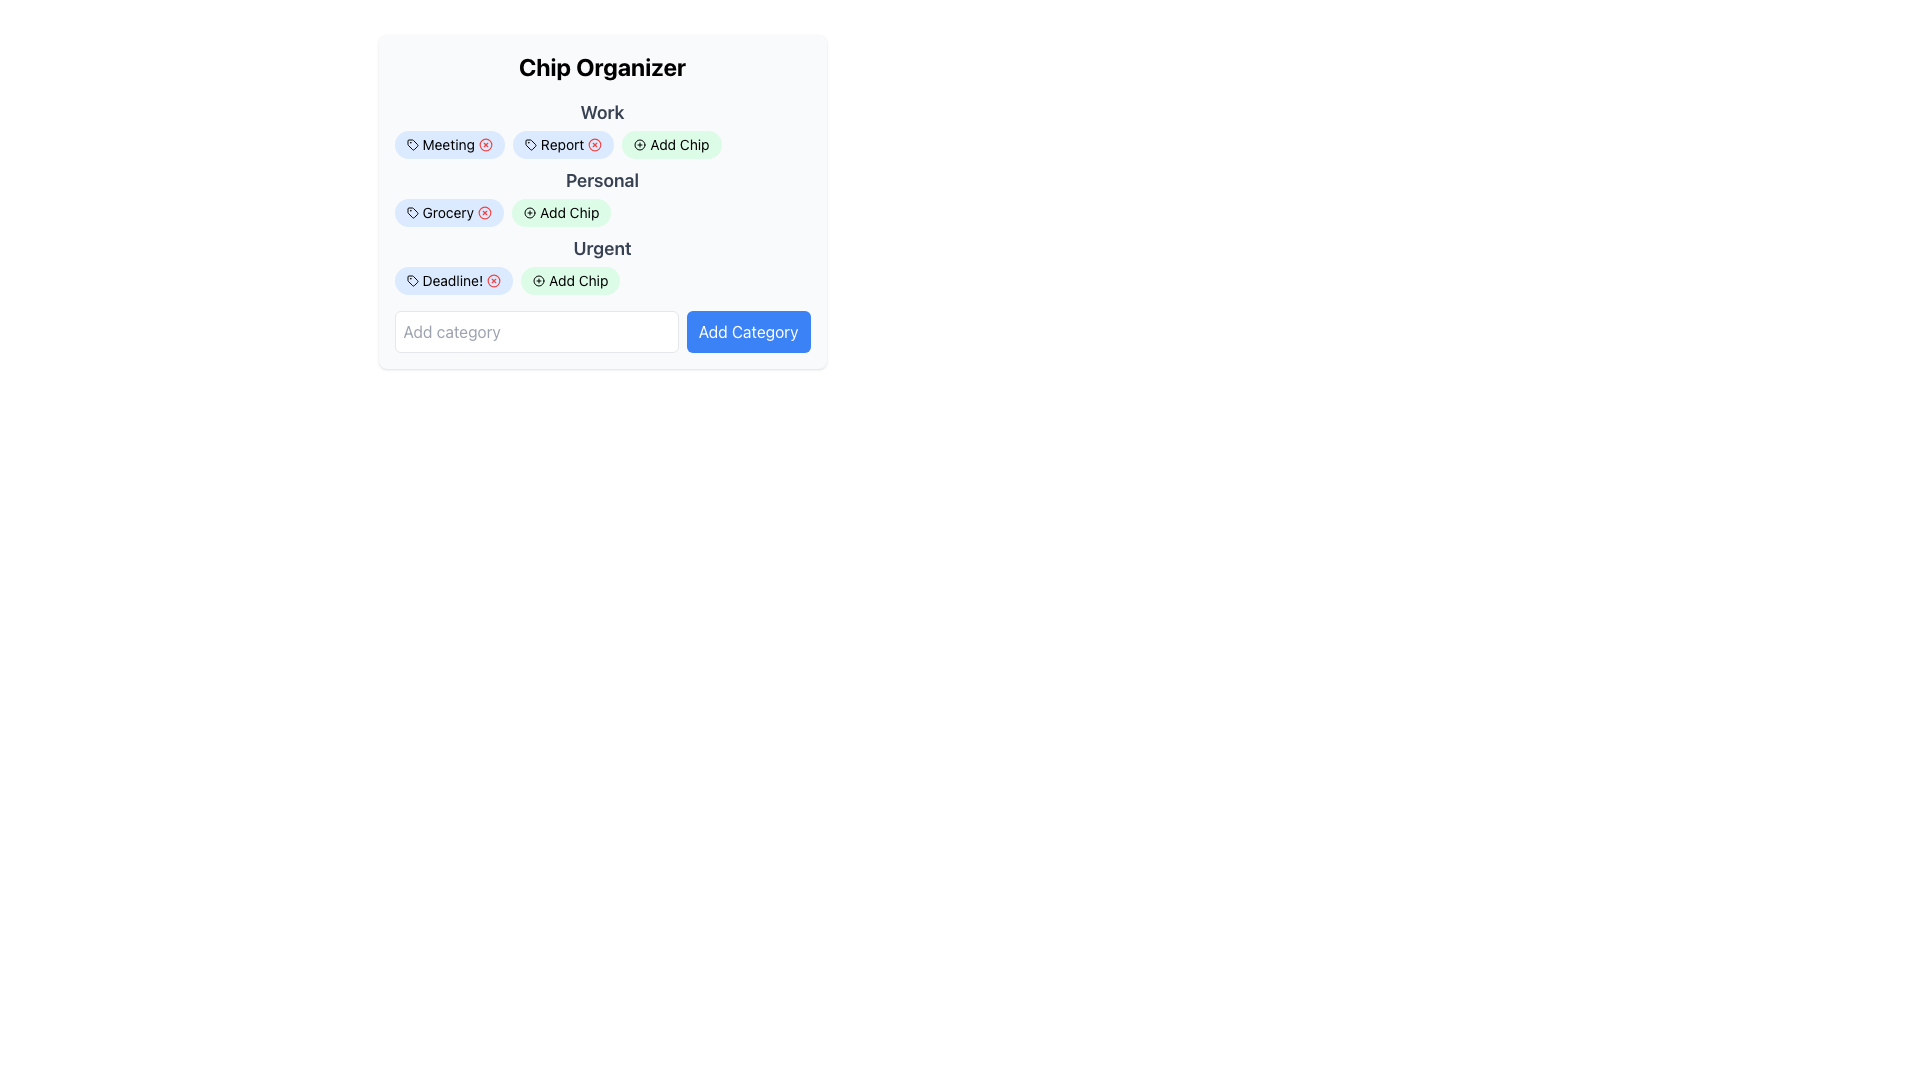 The image size is (1920, 1080). What do you see at coordinates (411, 144) in the screenshot?
I see `the icon within the 'Meeting' chip located on the left side under the 'Work' category` at bounding box center [411, 144].